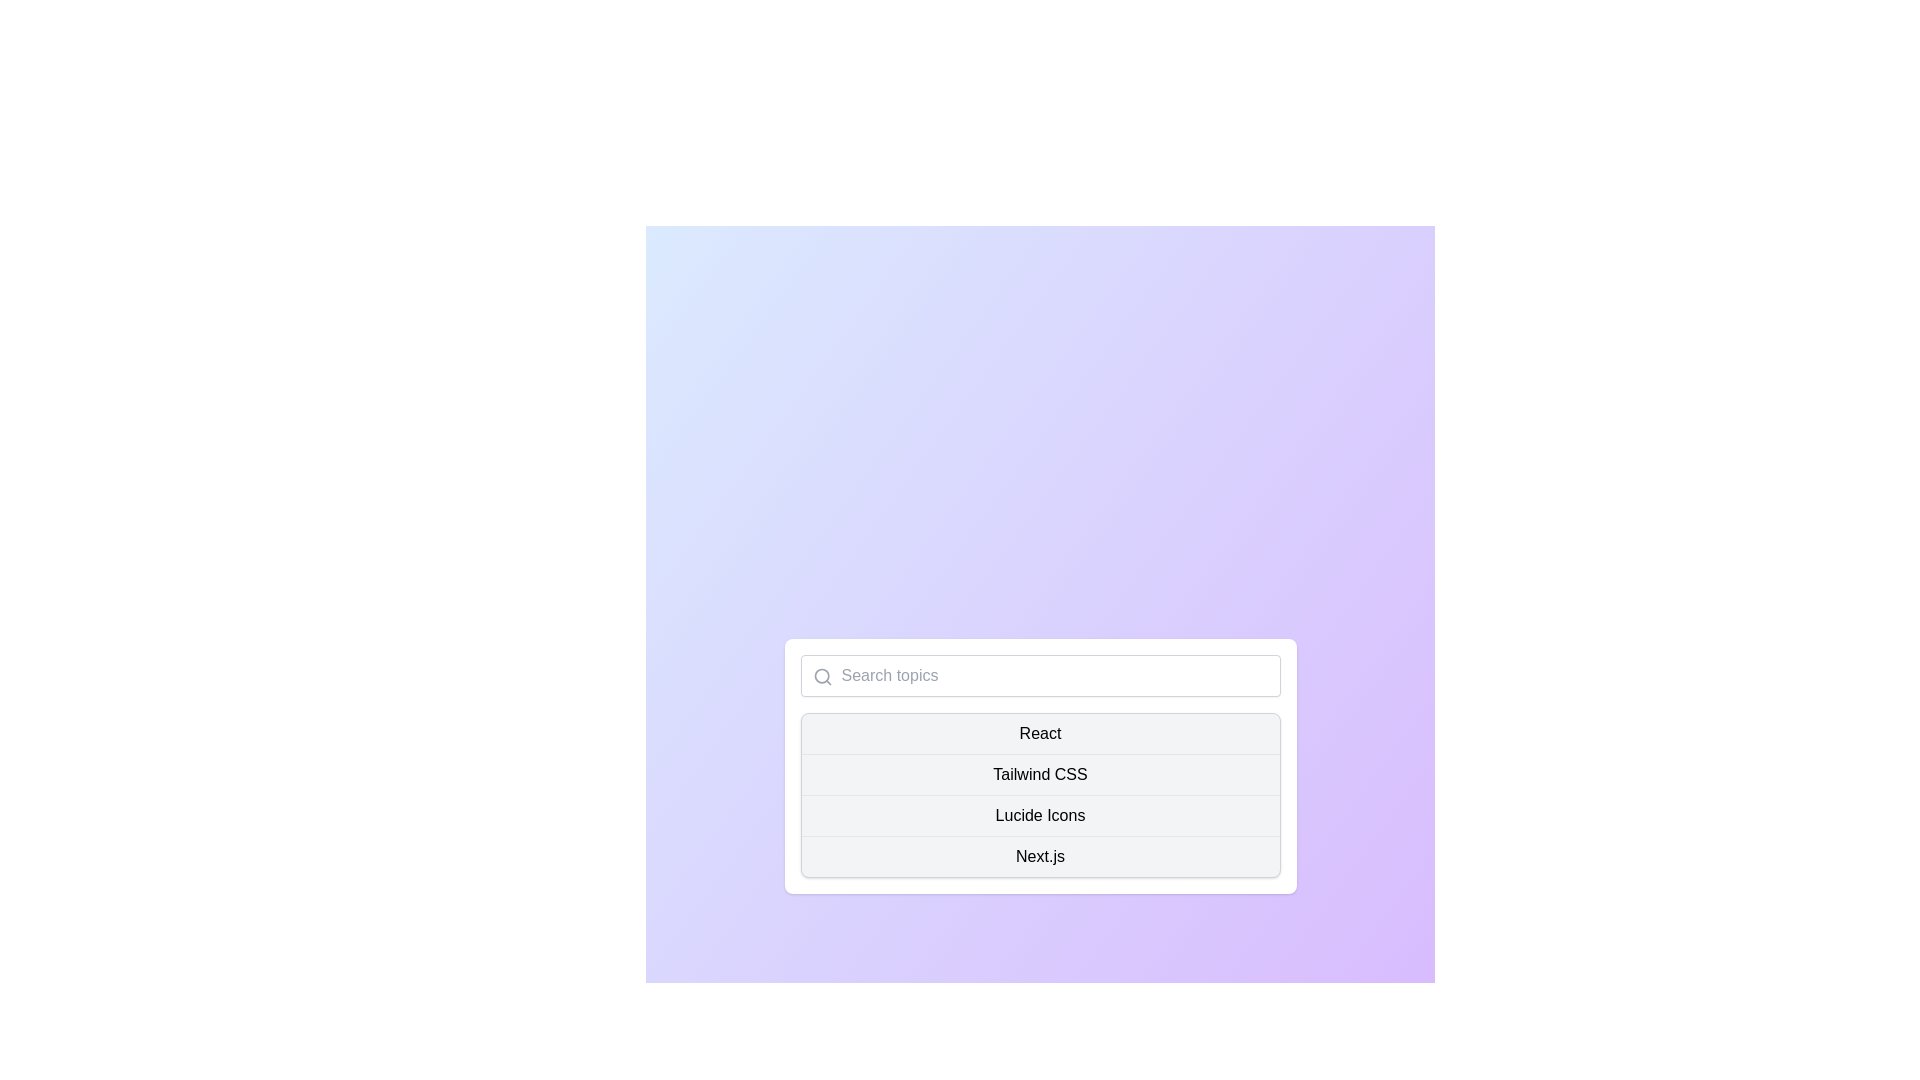 The height and width of the screenshot is (1080, 1920). I want to click on the decorative icon located inside the horizontal search bar to the left of the placeholder text, so click(822, 675).